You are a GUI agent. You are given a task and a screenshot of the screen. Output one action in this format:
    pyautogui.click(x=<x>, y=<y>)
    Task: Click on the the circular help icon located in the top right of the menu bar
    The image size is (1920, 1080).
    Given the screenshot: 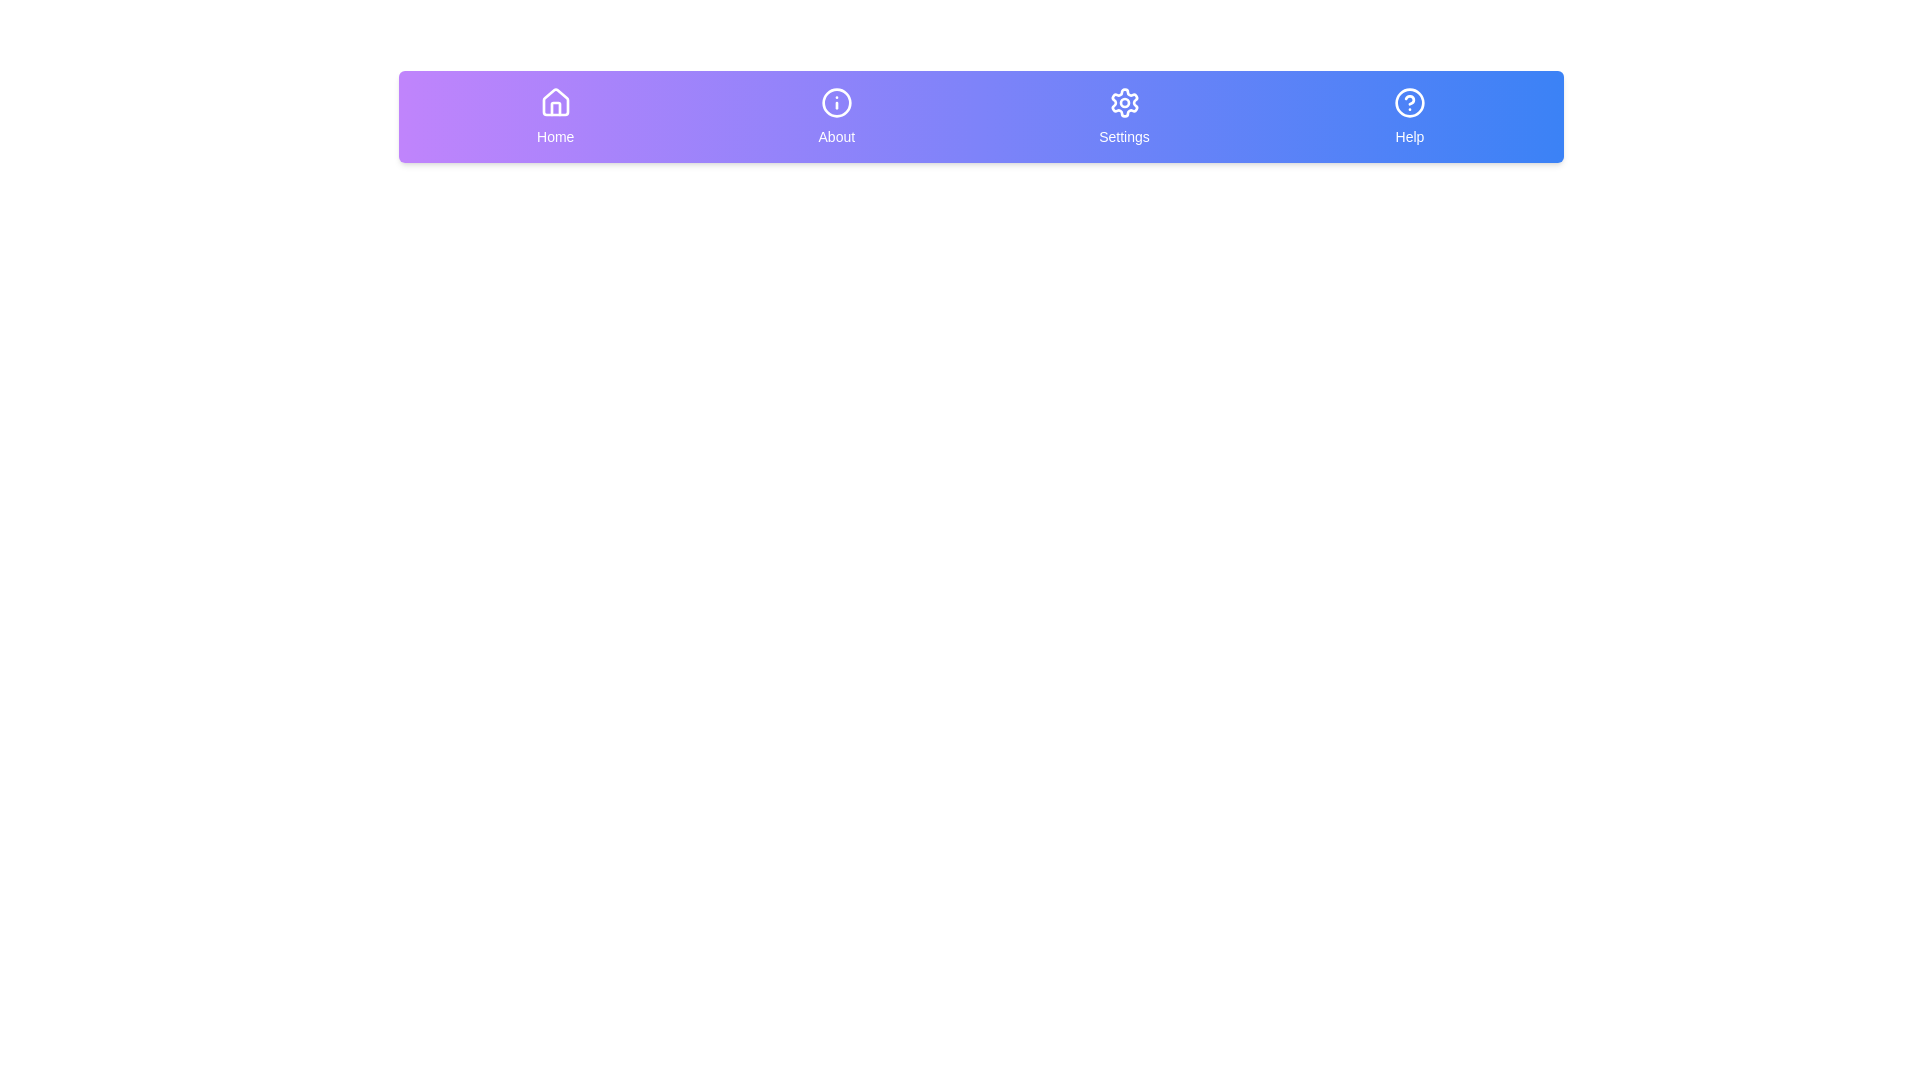 What is the action you would take?
    pyautogui.click(x=1408, y=103)
    